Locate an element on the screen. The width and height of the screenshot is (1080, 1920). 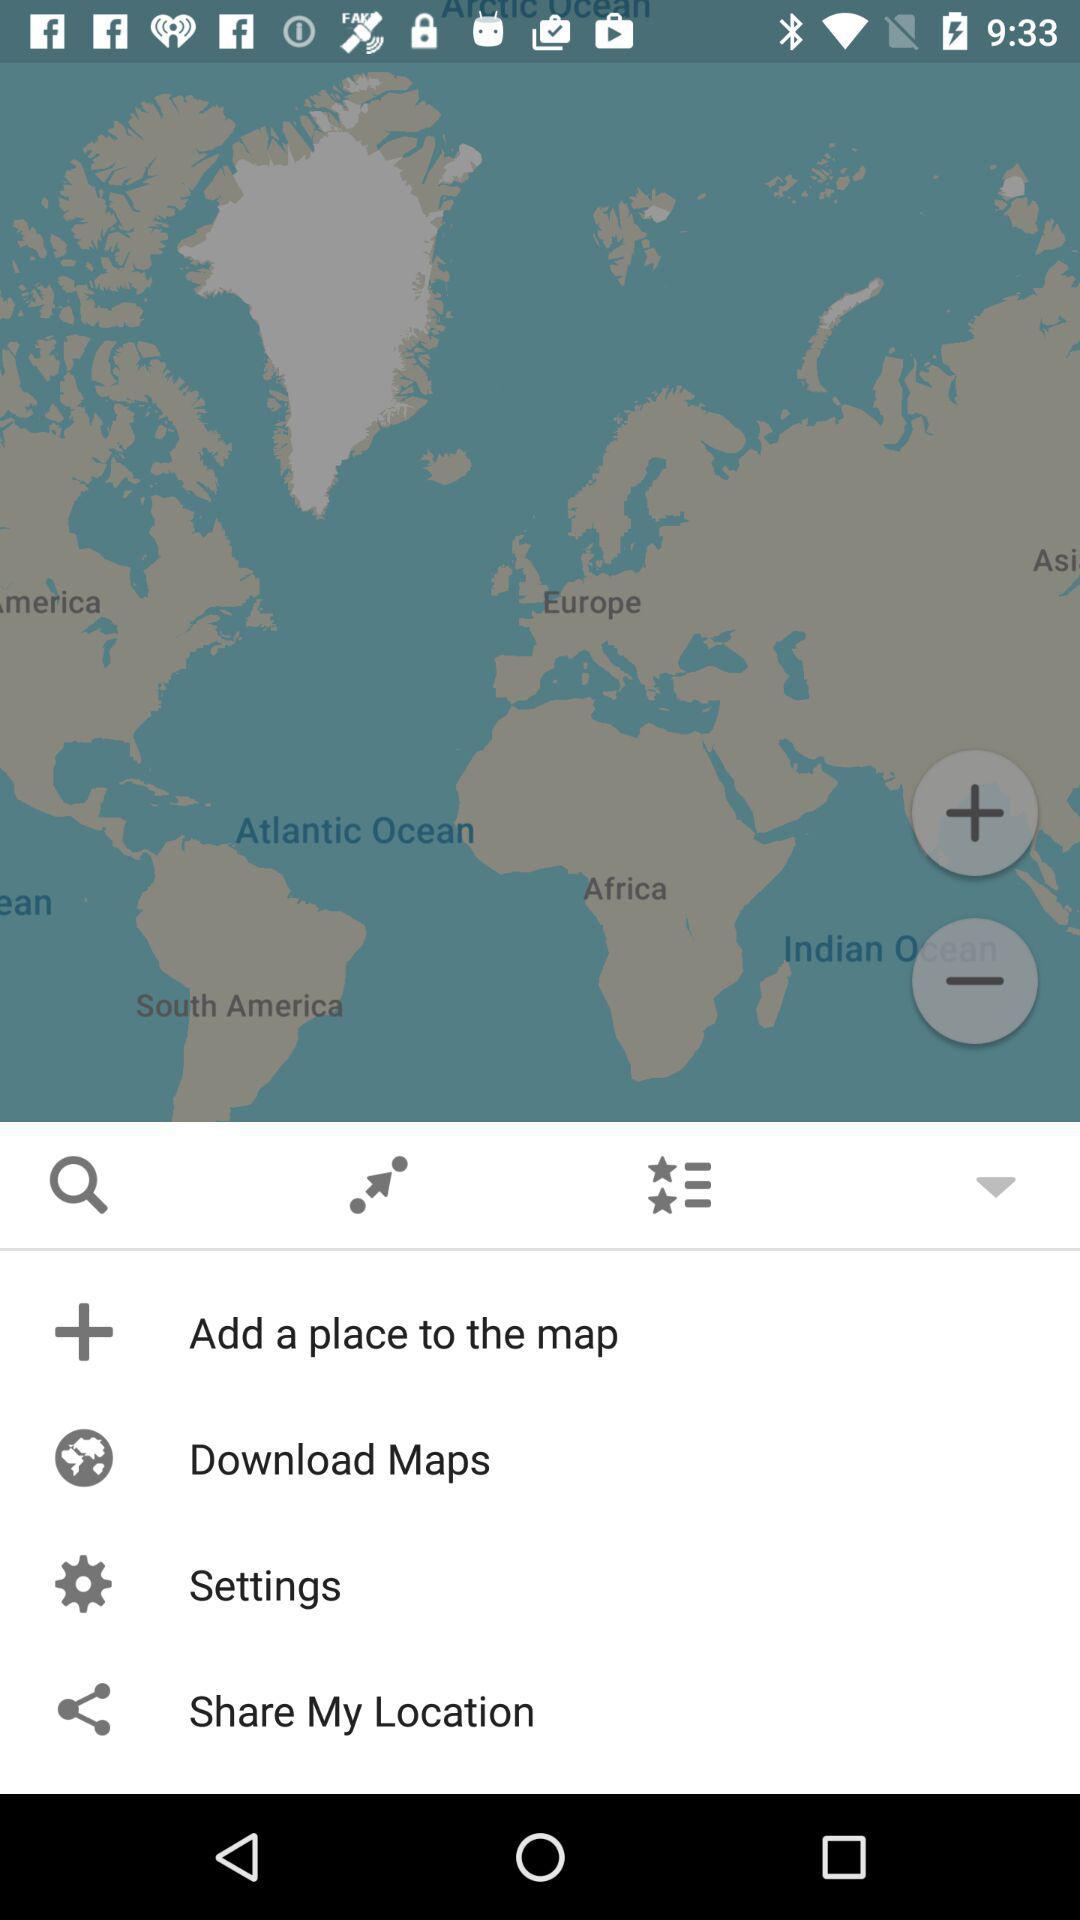
the search icon is located at coordinates (77, 1185).